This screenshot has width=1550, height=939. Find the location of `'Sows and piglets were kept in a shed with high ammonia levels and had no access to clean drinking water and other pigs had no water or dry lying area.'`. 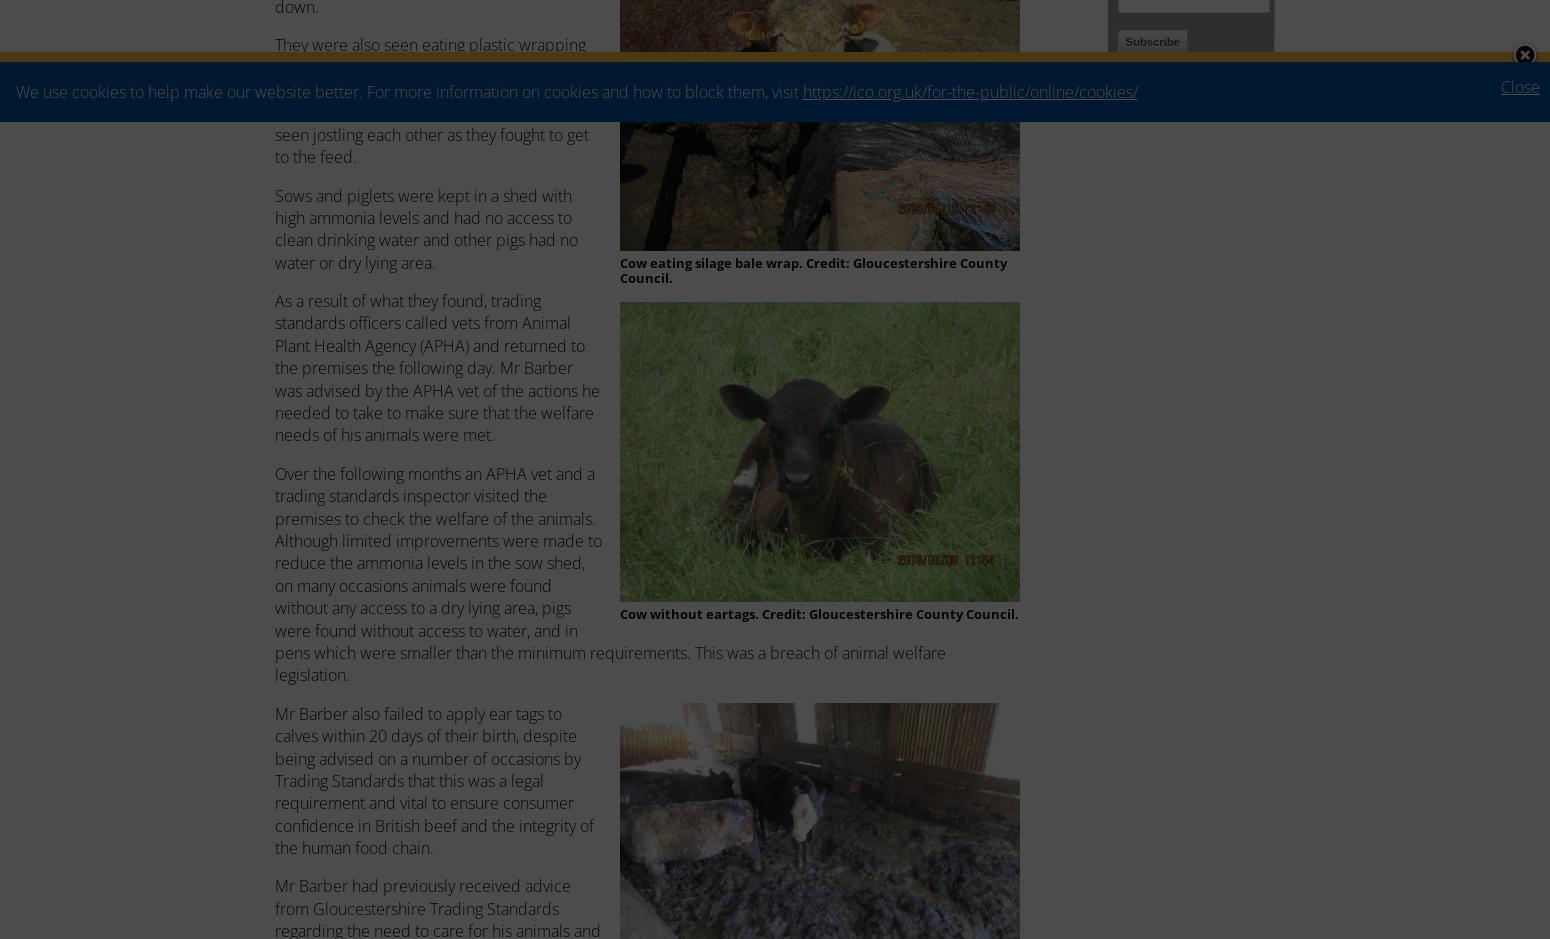

'Sows and piglets were kept in a shed with high ammonia levels and had no access to clean drinking water and other pigs had no water or dry lying area.' is located at coordinates (426, 228).